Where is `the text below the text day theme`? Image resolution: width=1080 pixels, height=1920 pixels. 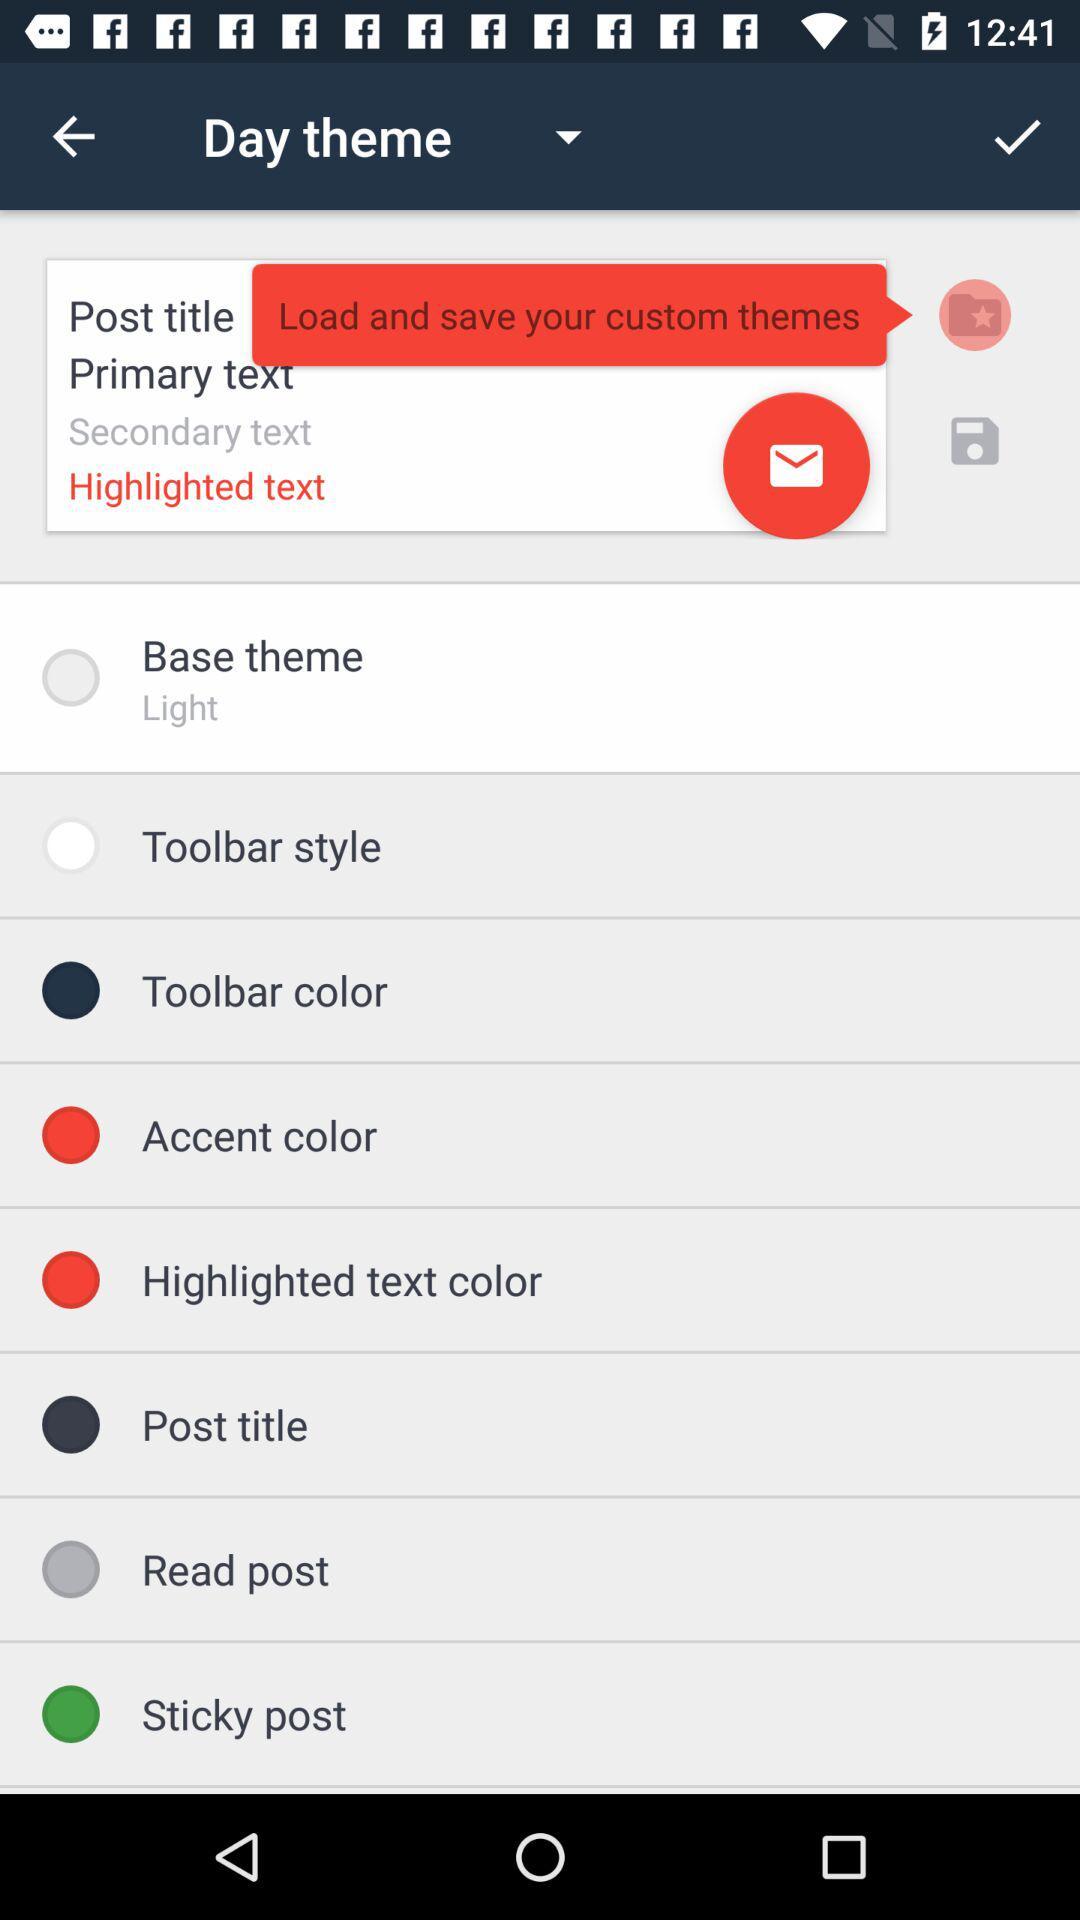
the text below the text day theme is located at coordinates (466, 395).